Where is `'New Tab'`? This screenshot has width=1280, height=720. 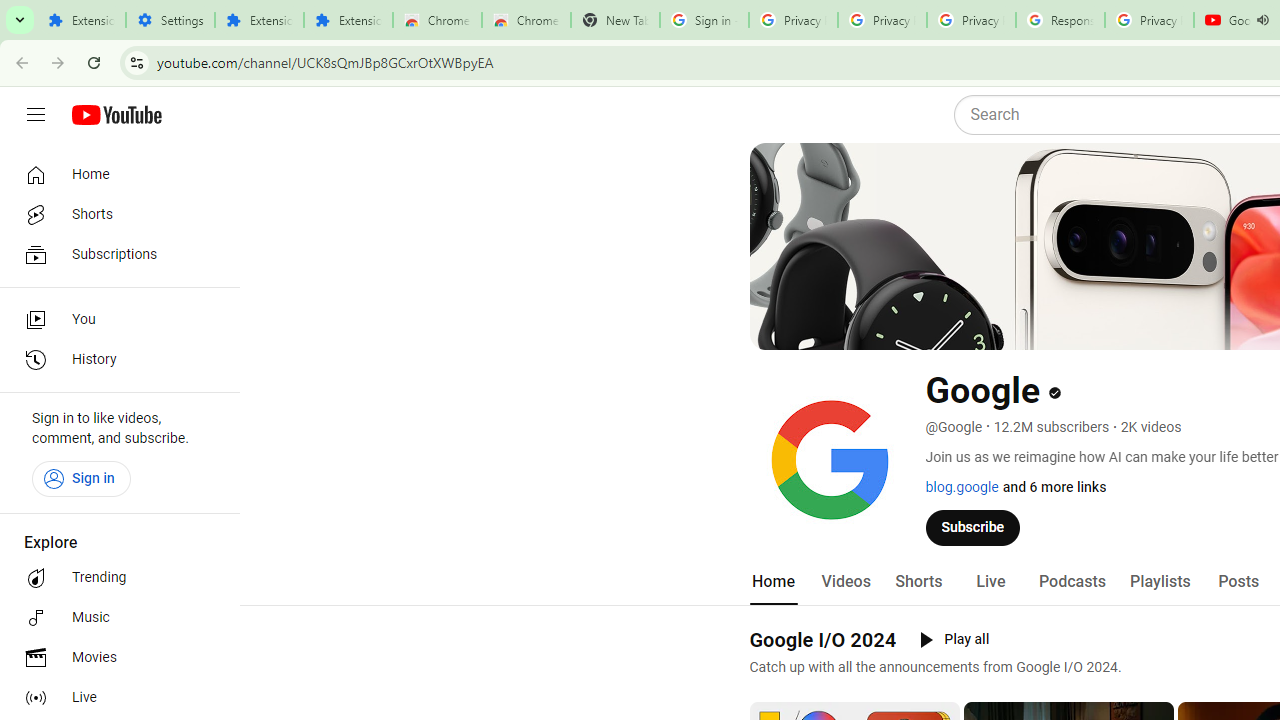 'New Tab' is located at coordinates (614, 20).